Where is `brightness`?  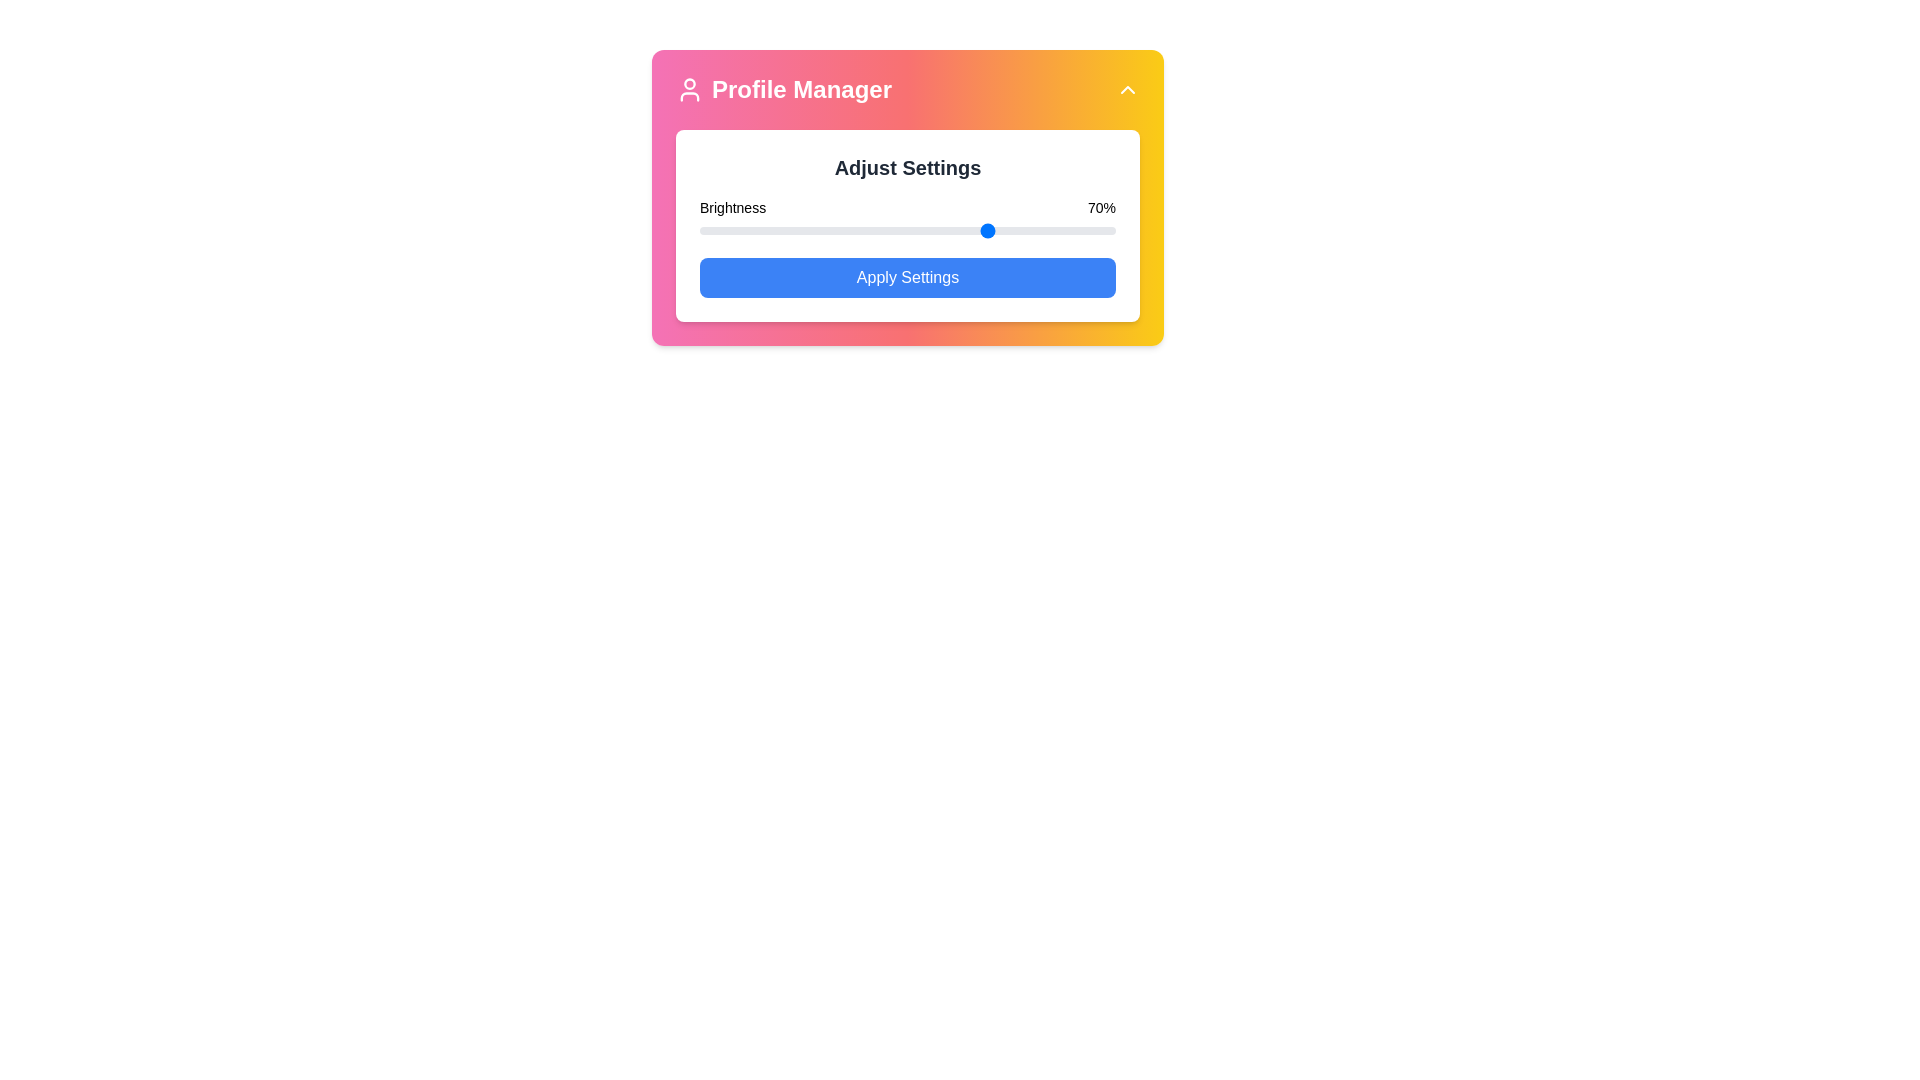
brightness is located at coordinates (761, 230).